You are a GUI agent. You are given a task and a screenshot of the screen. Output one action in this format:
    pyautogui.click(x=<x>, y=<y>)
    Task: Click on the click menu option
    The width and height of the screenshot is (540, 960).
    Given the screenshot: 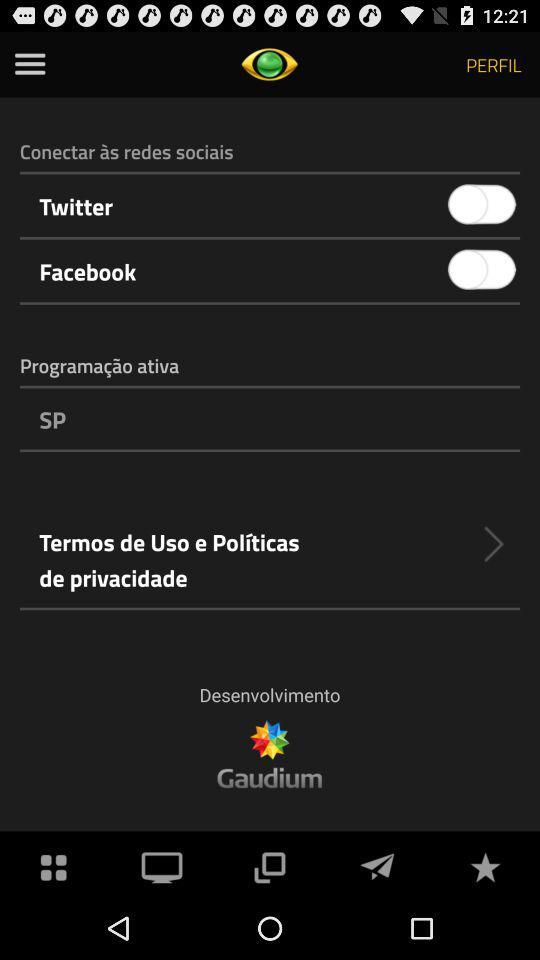 What is the action you would take?
    pyautogui.click(x=29, y=64)
    